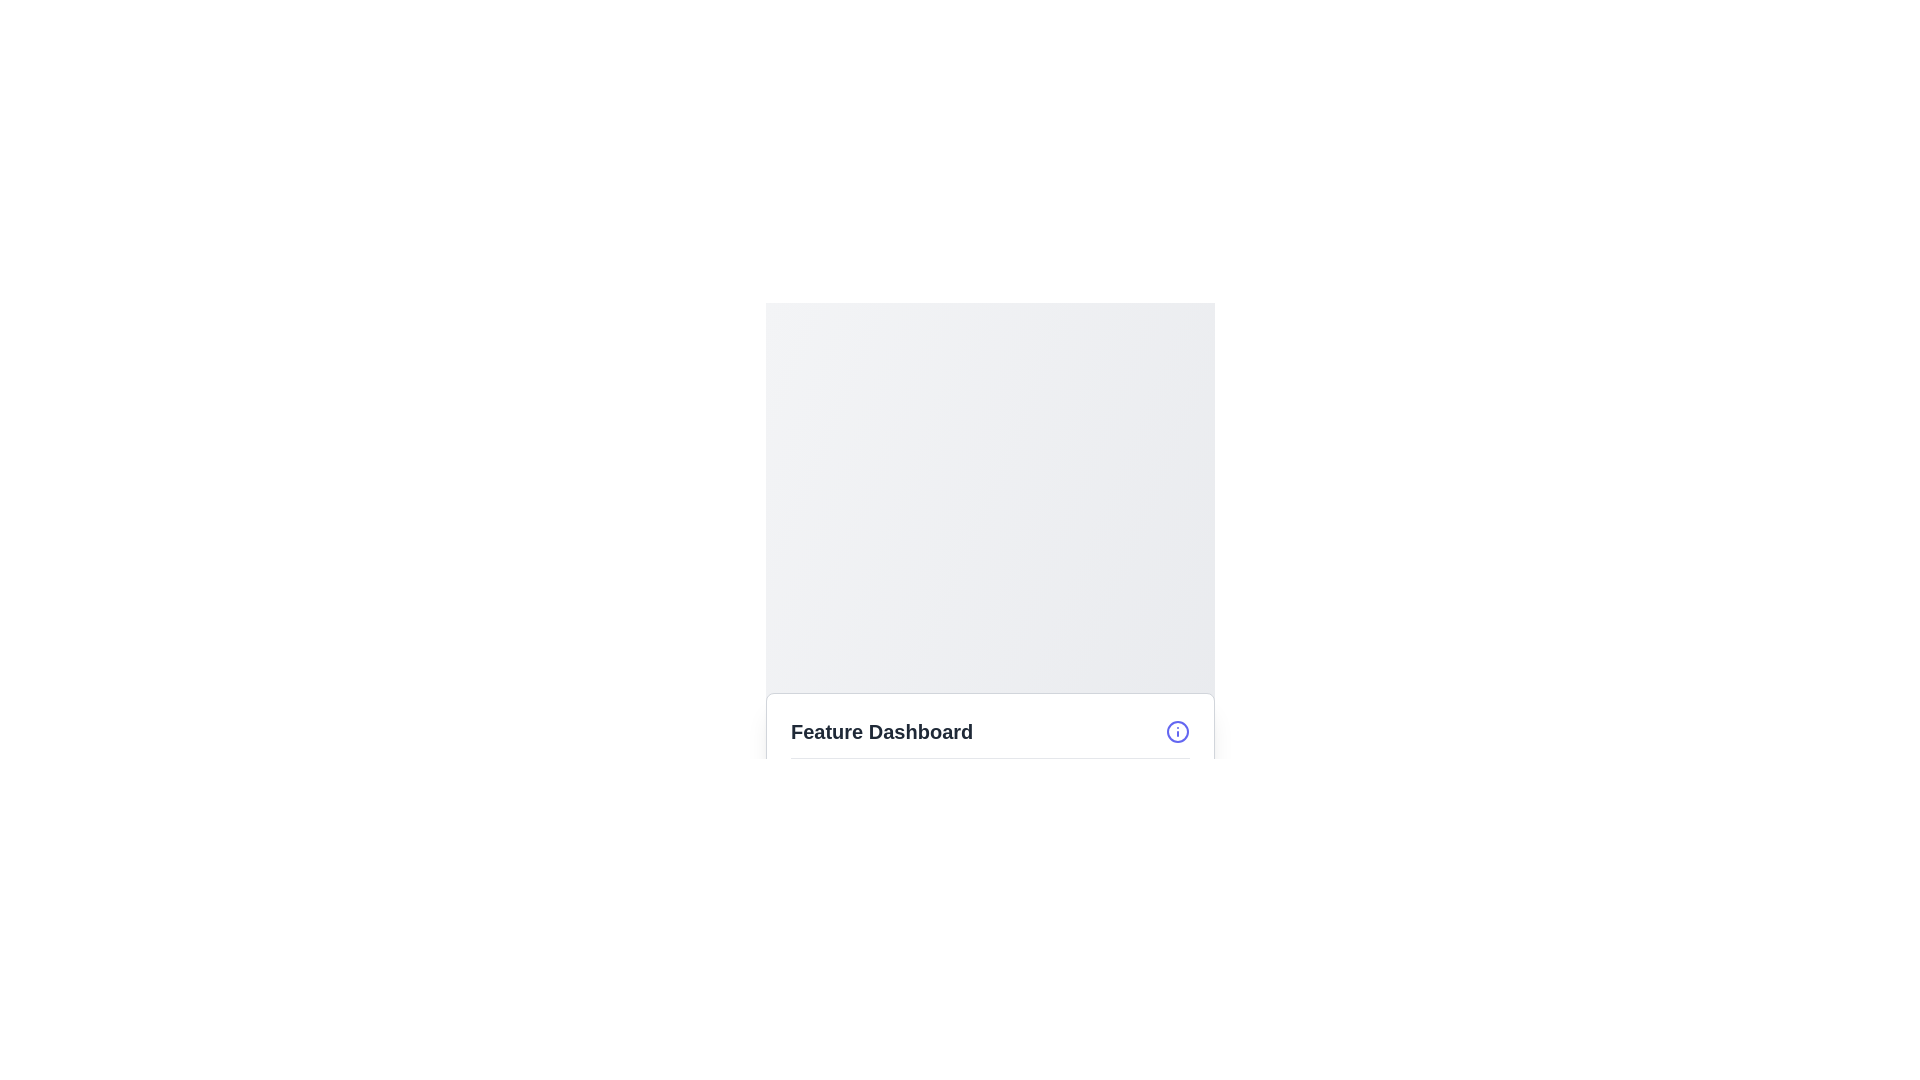  What do you see at coordinates (1177, 731) in the screenshot?
I see `the circular 'Info' icon with a blue outline located to the right of the 'Feature Dashboard' text` at bounding box center [1177, 731].